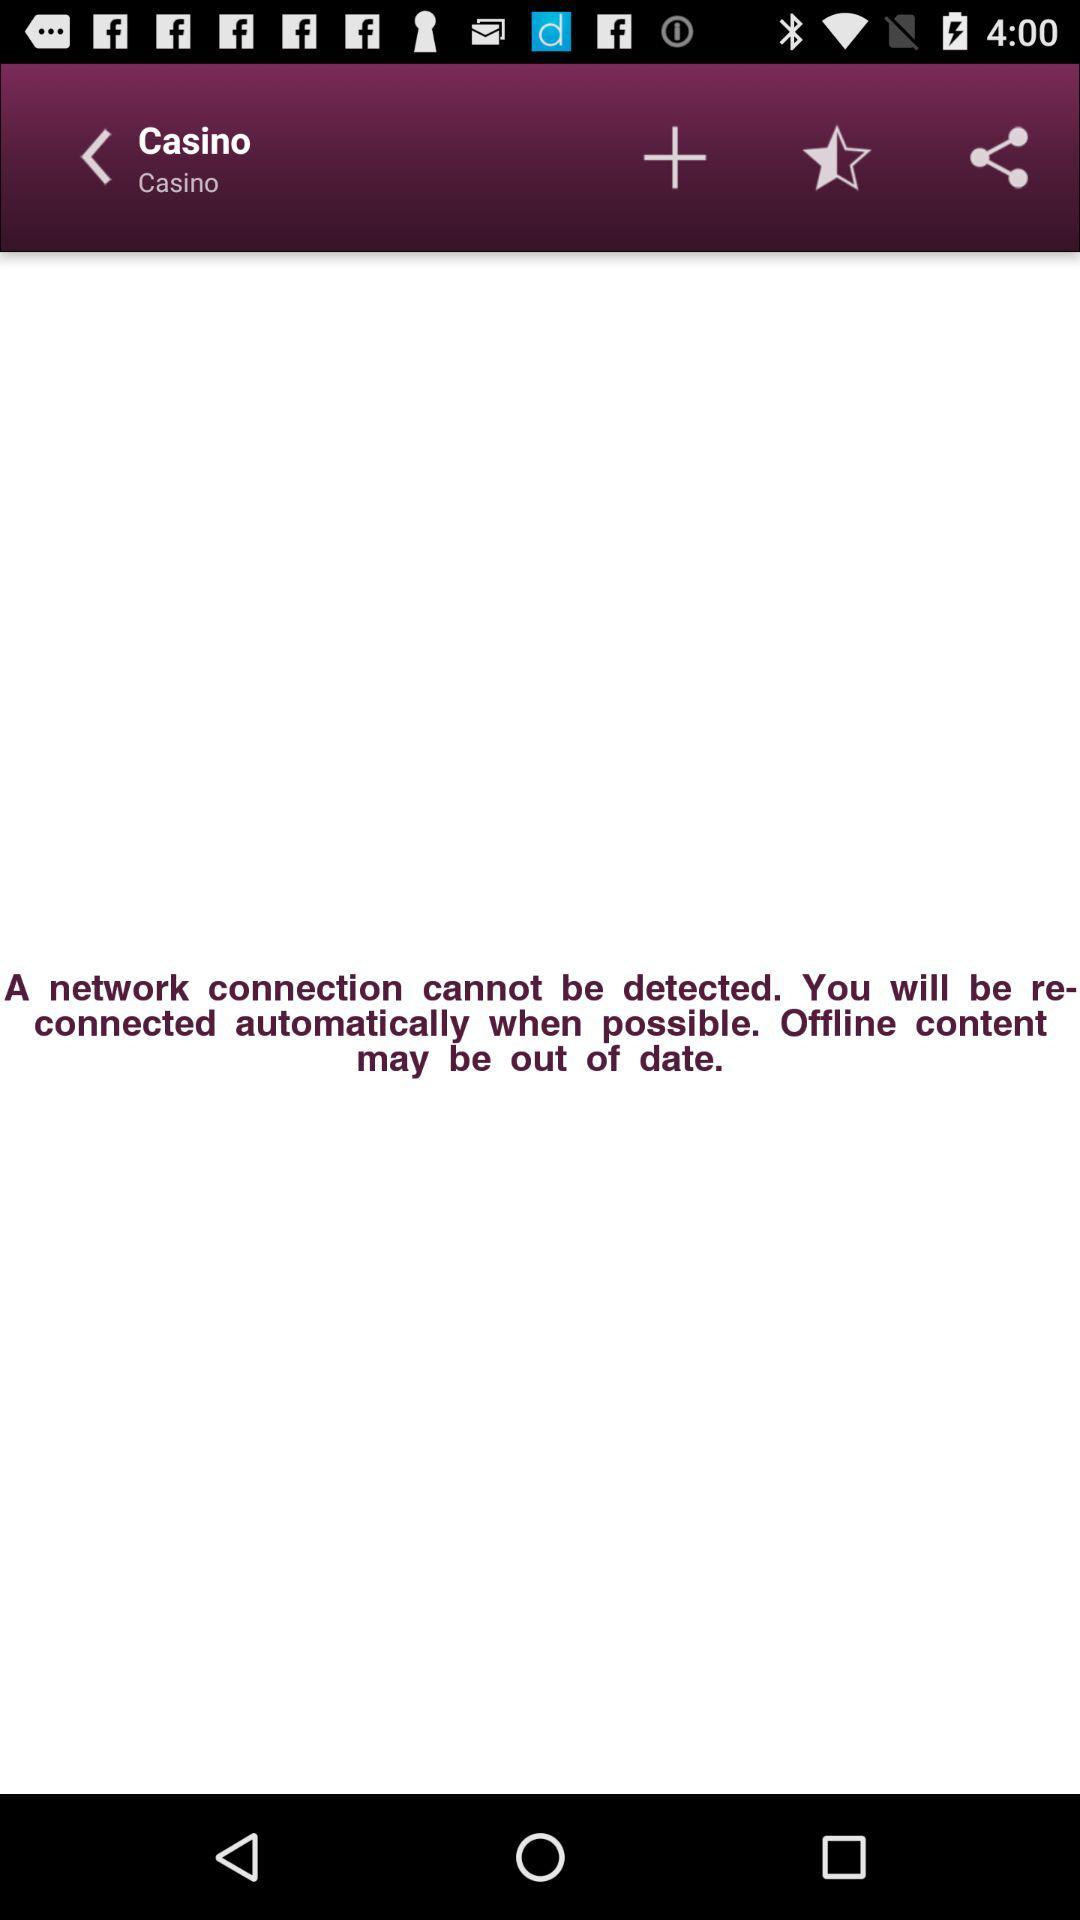  I want to click on app to the right of casino item, so click(675, 156).